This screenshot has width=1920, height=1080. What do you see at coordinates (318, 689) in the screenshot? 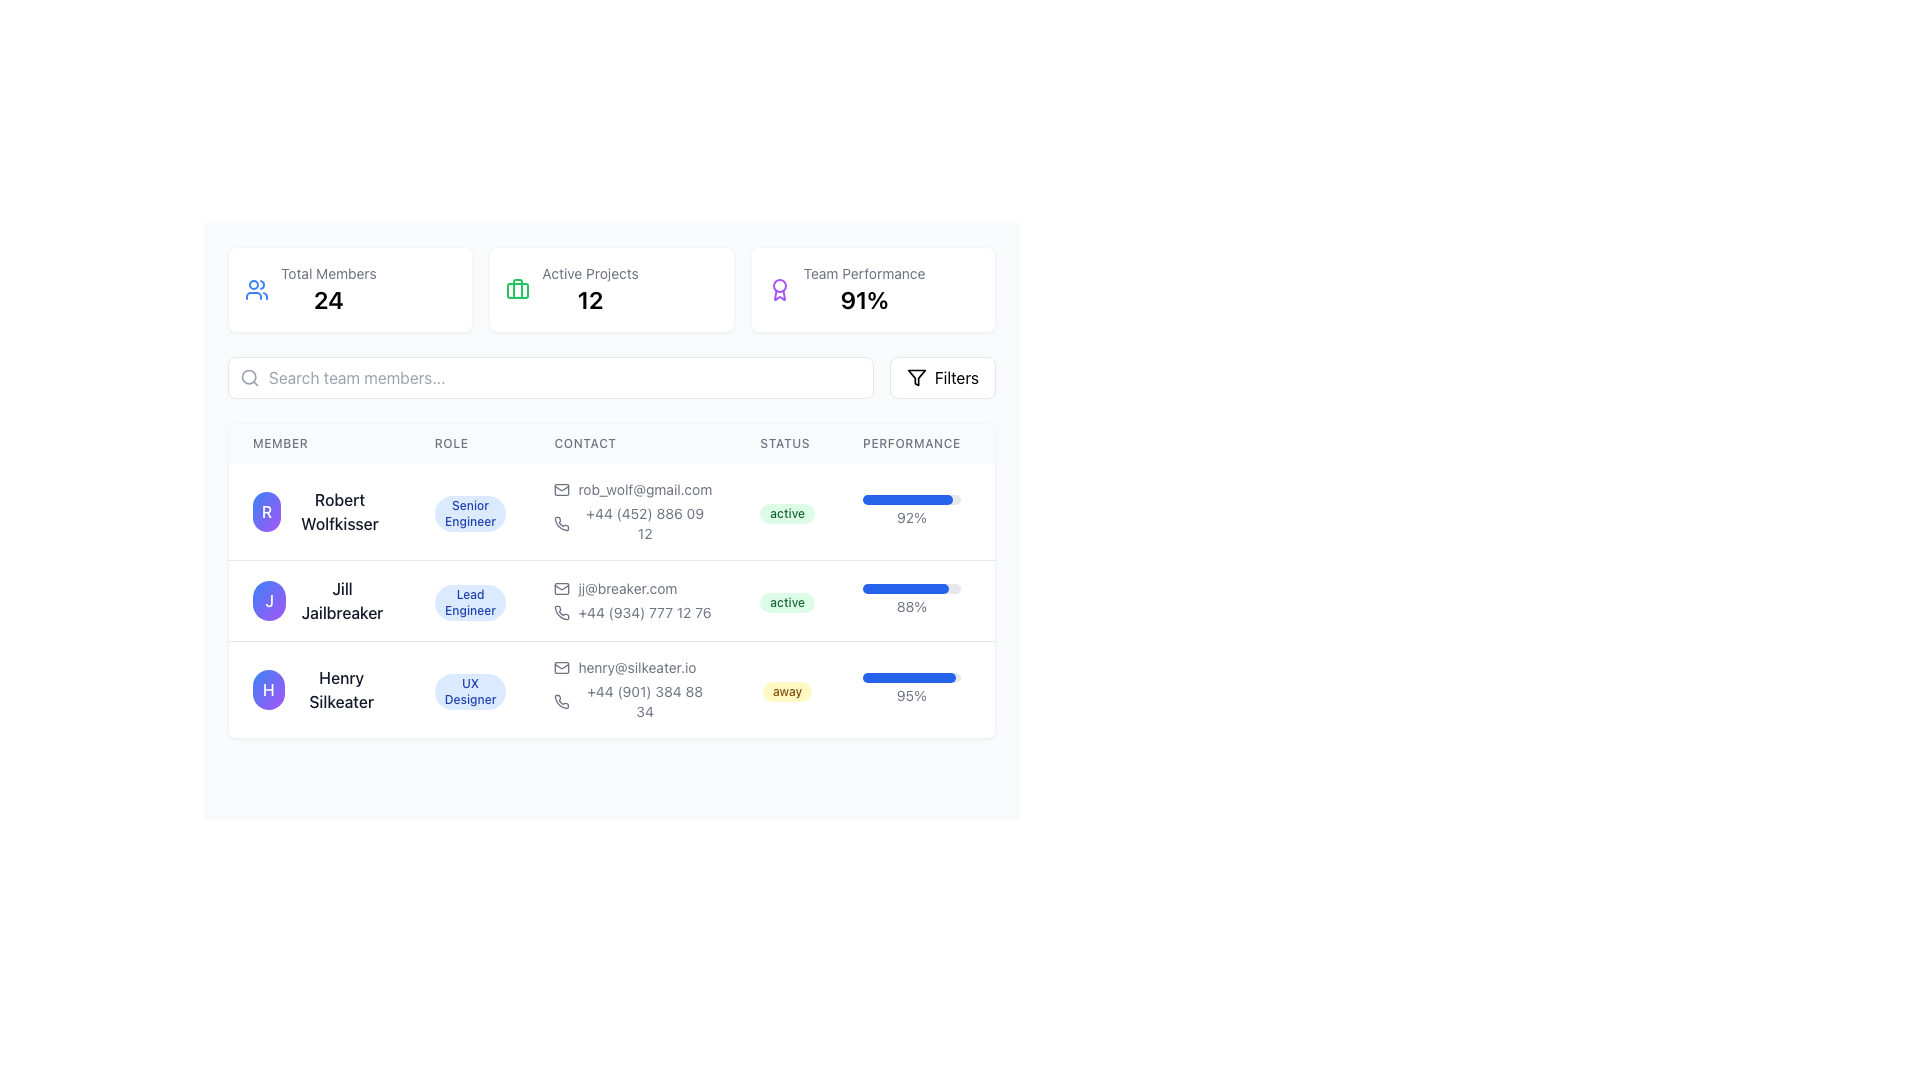
I see `the avatar of the team member in the profile overview, which is the third entry in the list, showcasing their name and image` at bounding box center [318, 689].